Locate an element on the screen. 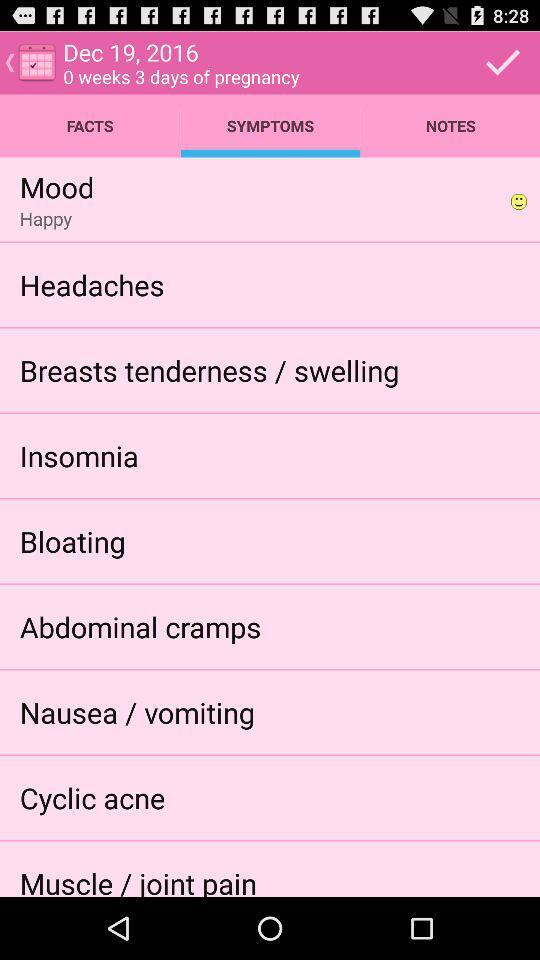 This screenshot has width=540, height=960. icon above abdominal cramps icon is located at coordinates (71, 541).